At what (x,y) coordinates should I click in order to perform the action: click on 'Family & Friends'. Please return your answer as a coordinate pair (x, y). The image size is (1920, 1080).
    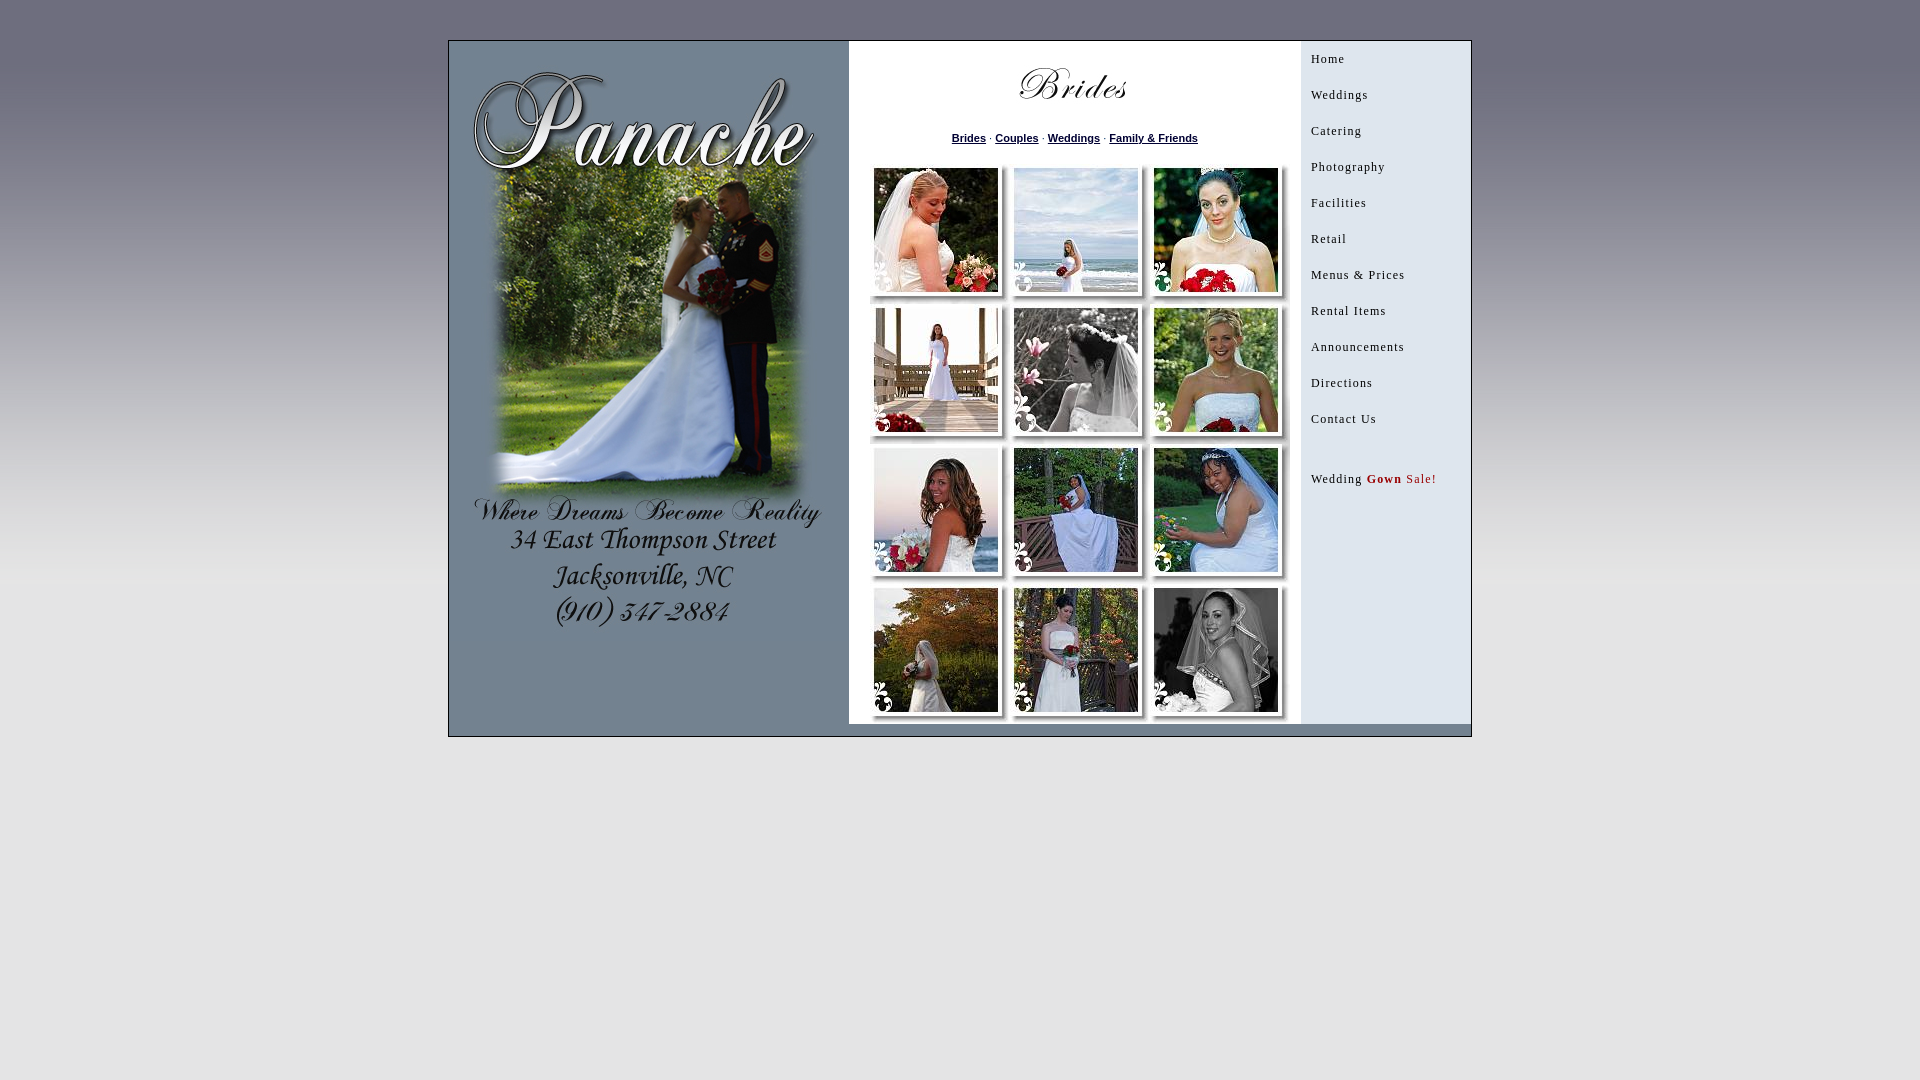
    Looking at the image, I should click on (1153, 137).